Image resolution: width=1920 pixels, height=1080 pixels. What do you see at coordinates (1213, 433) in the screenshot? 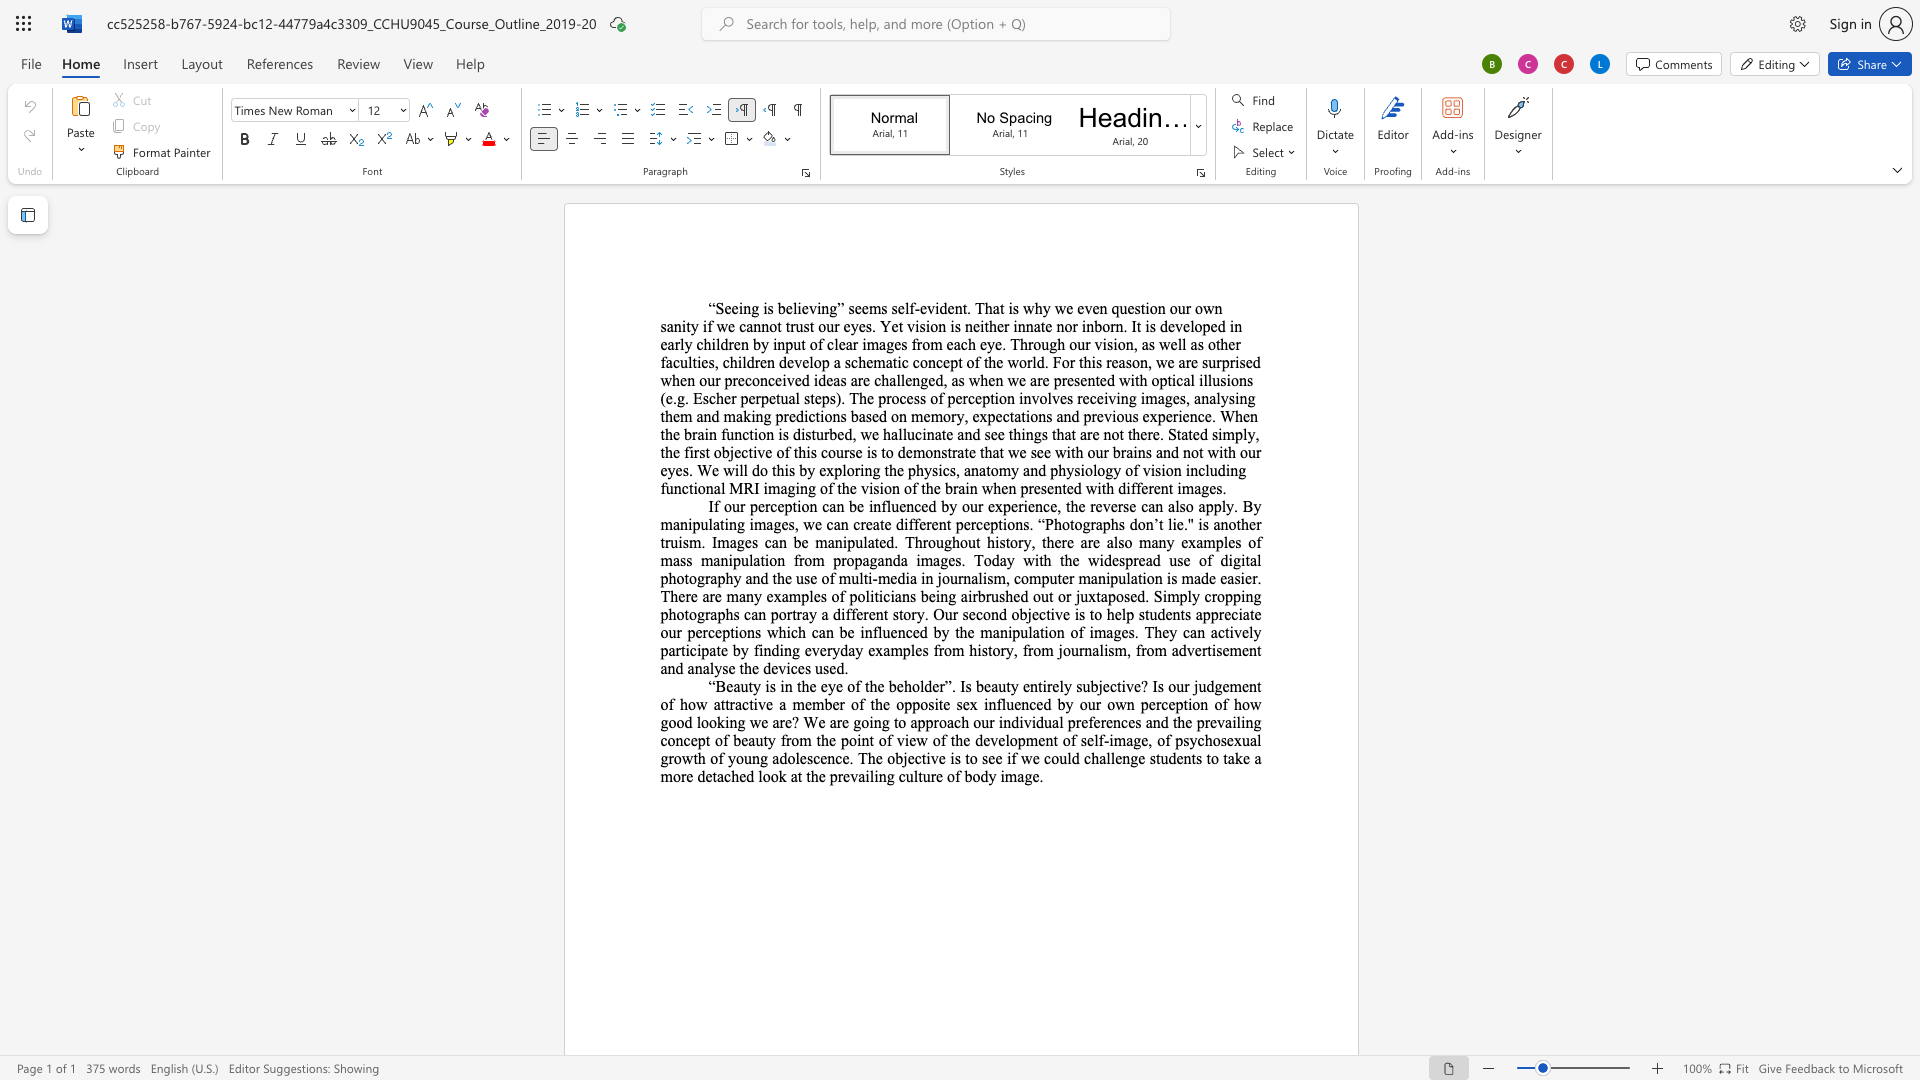
I see `the 12th character "s" in the text` at bounding box center [1213, 433].